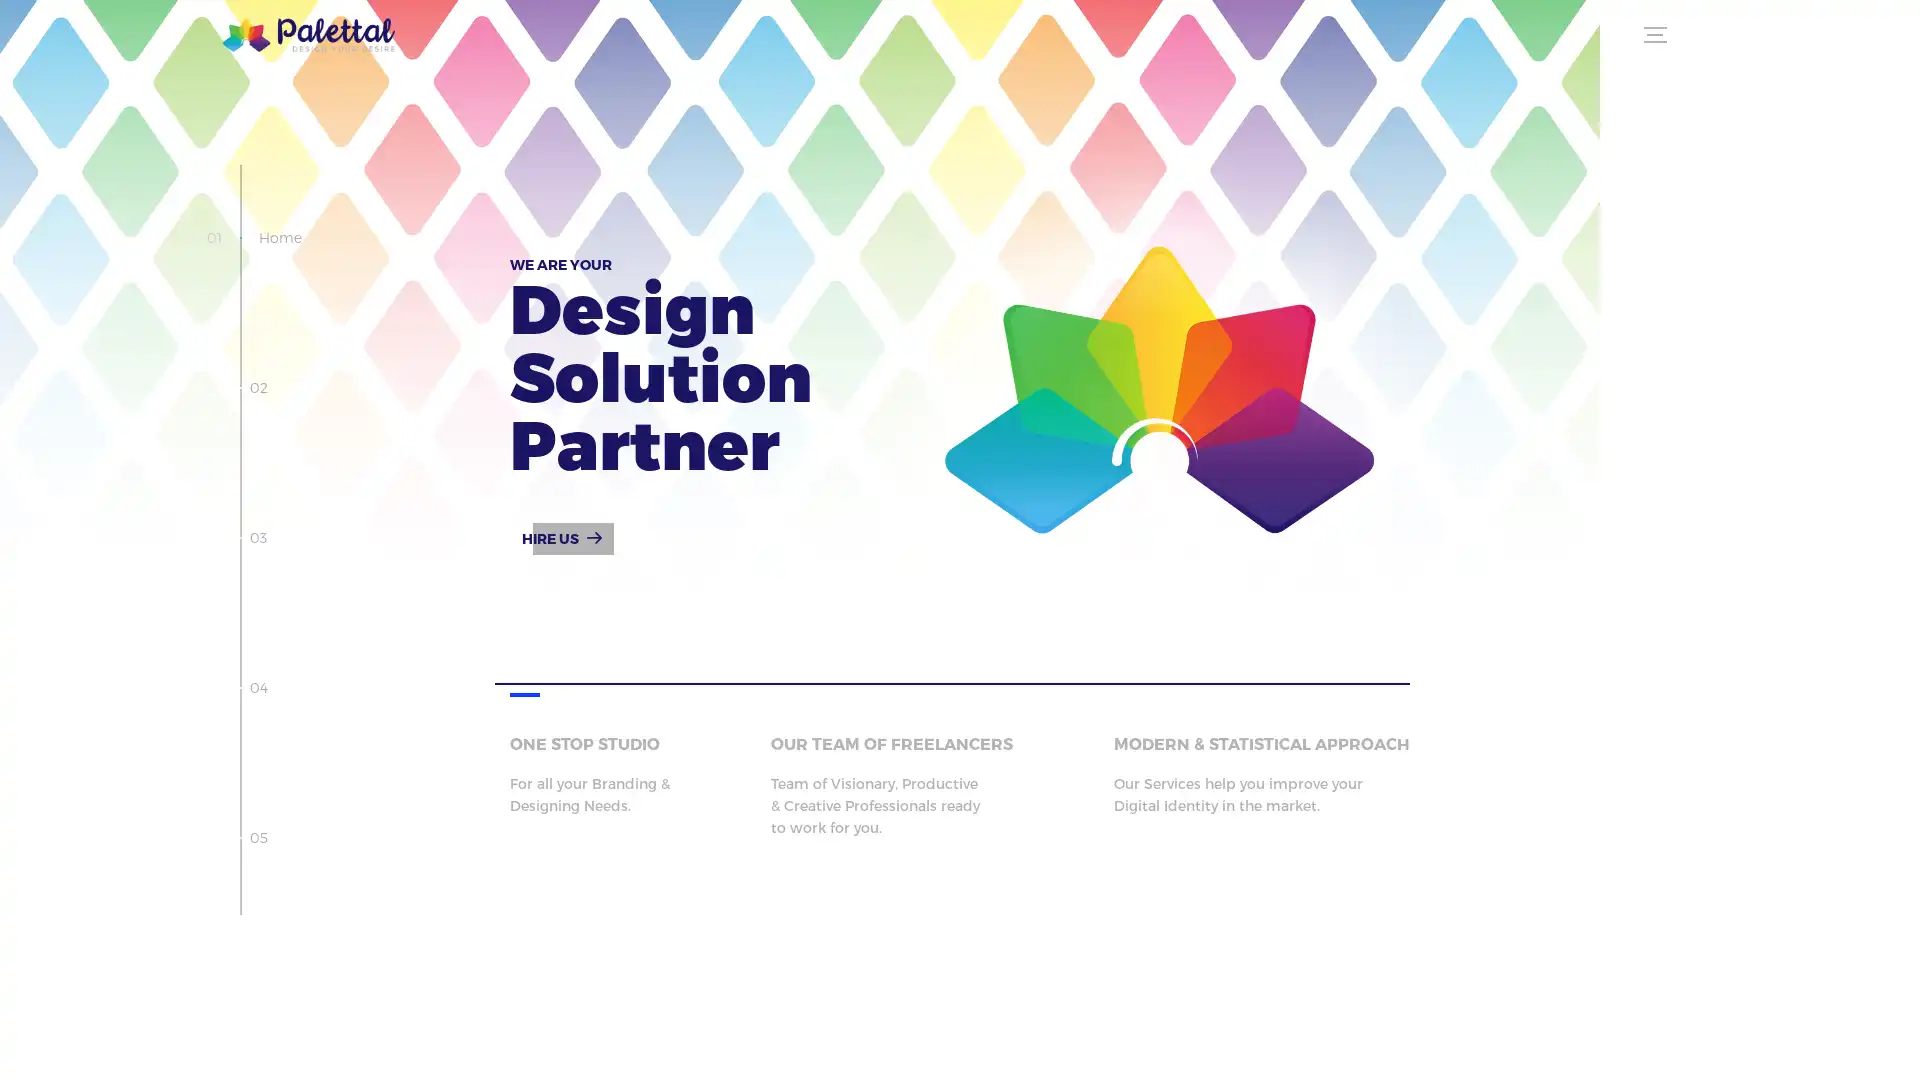 This screenshot has height=1080, width=1920. I want to click on HIRE US, so click(560, 536).